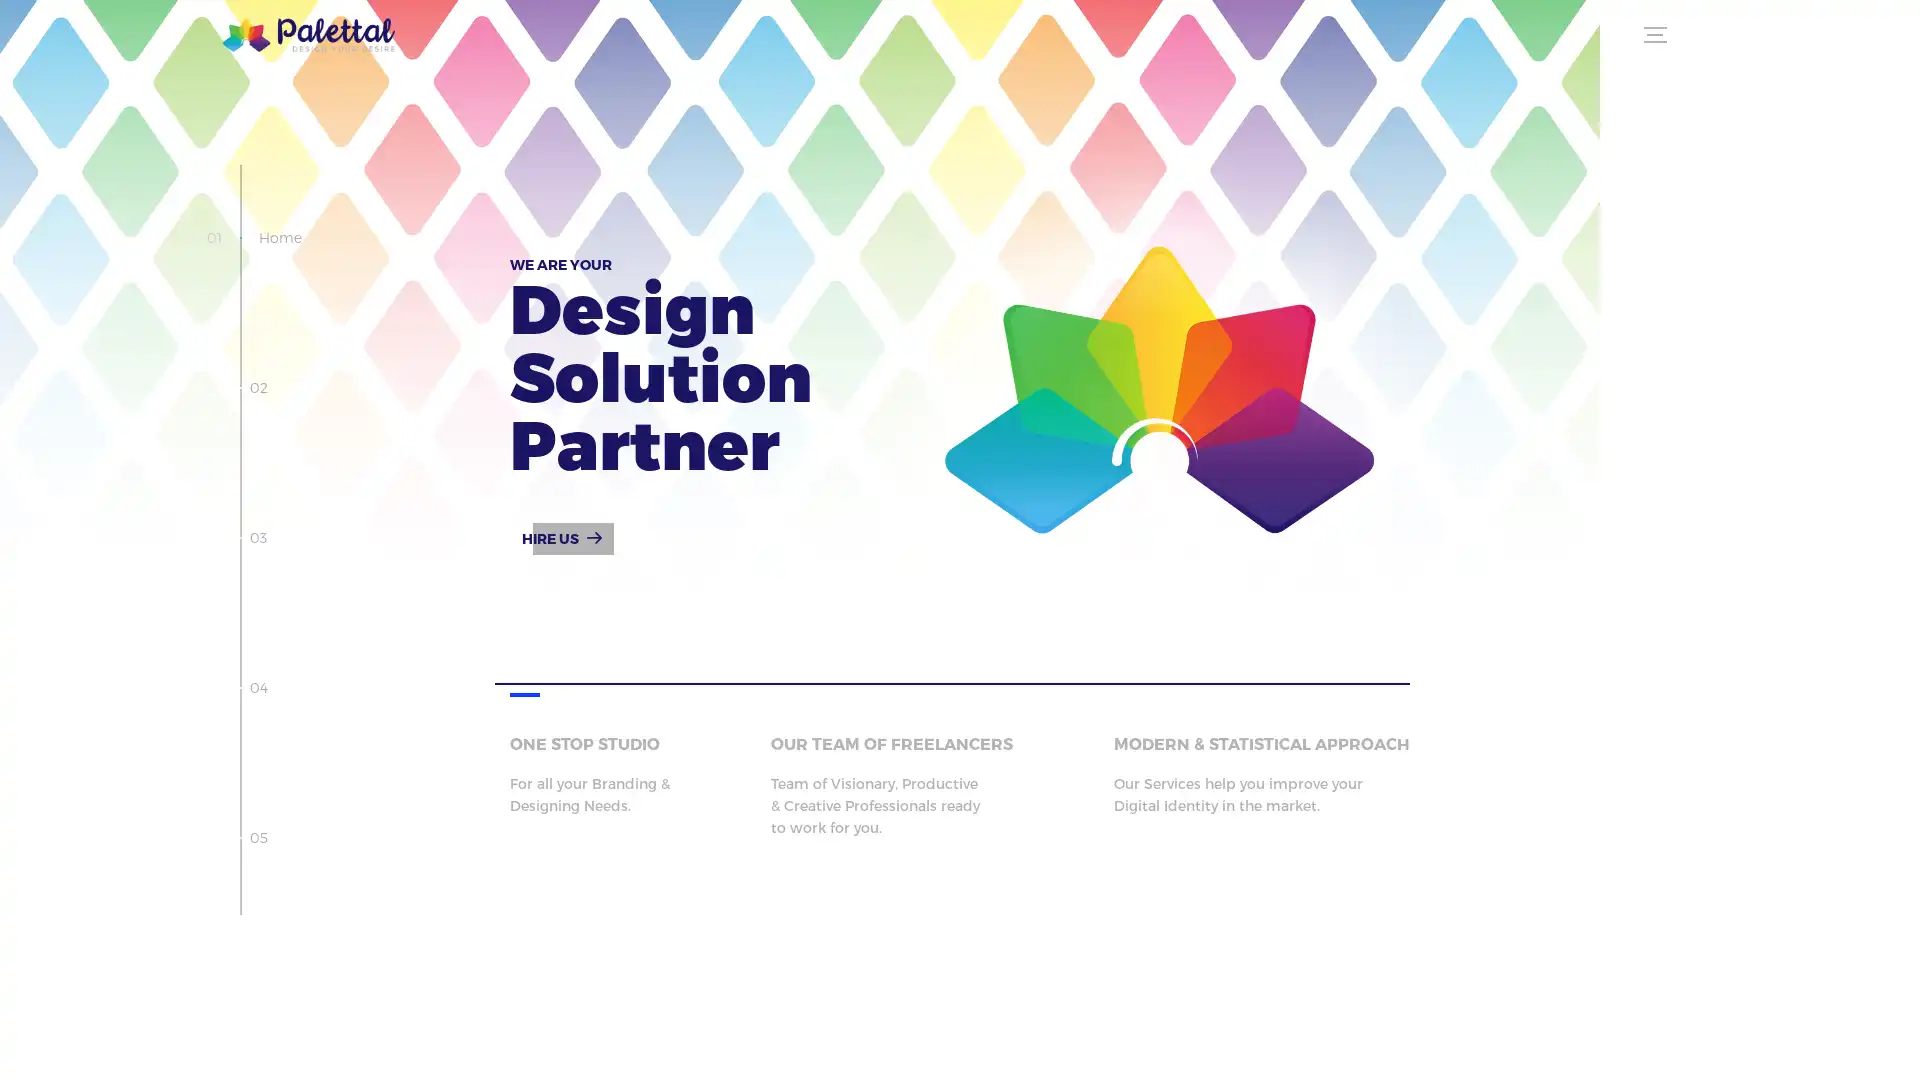 This screenshot has height=1080, width=1920. I want to click on HIRE US, so click(560, 536).